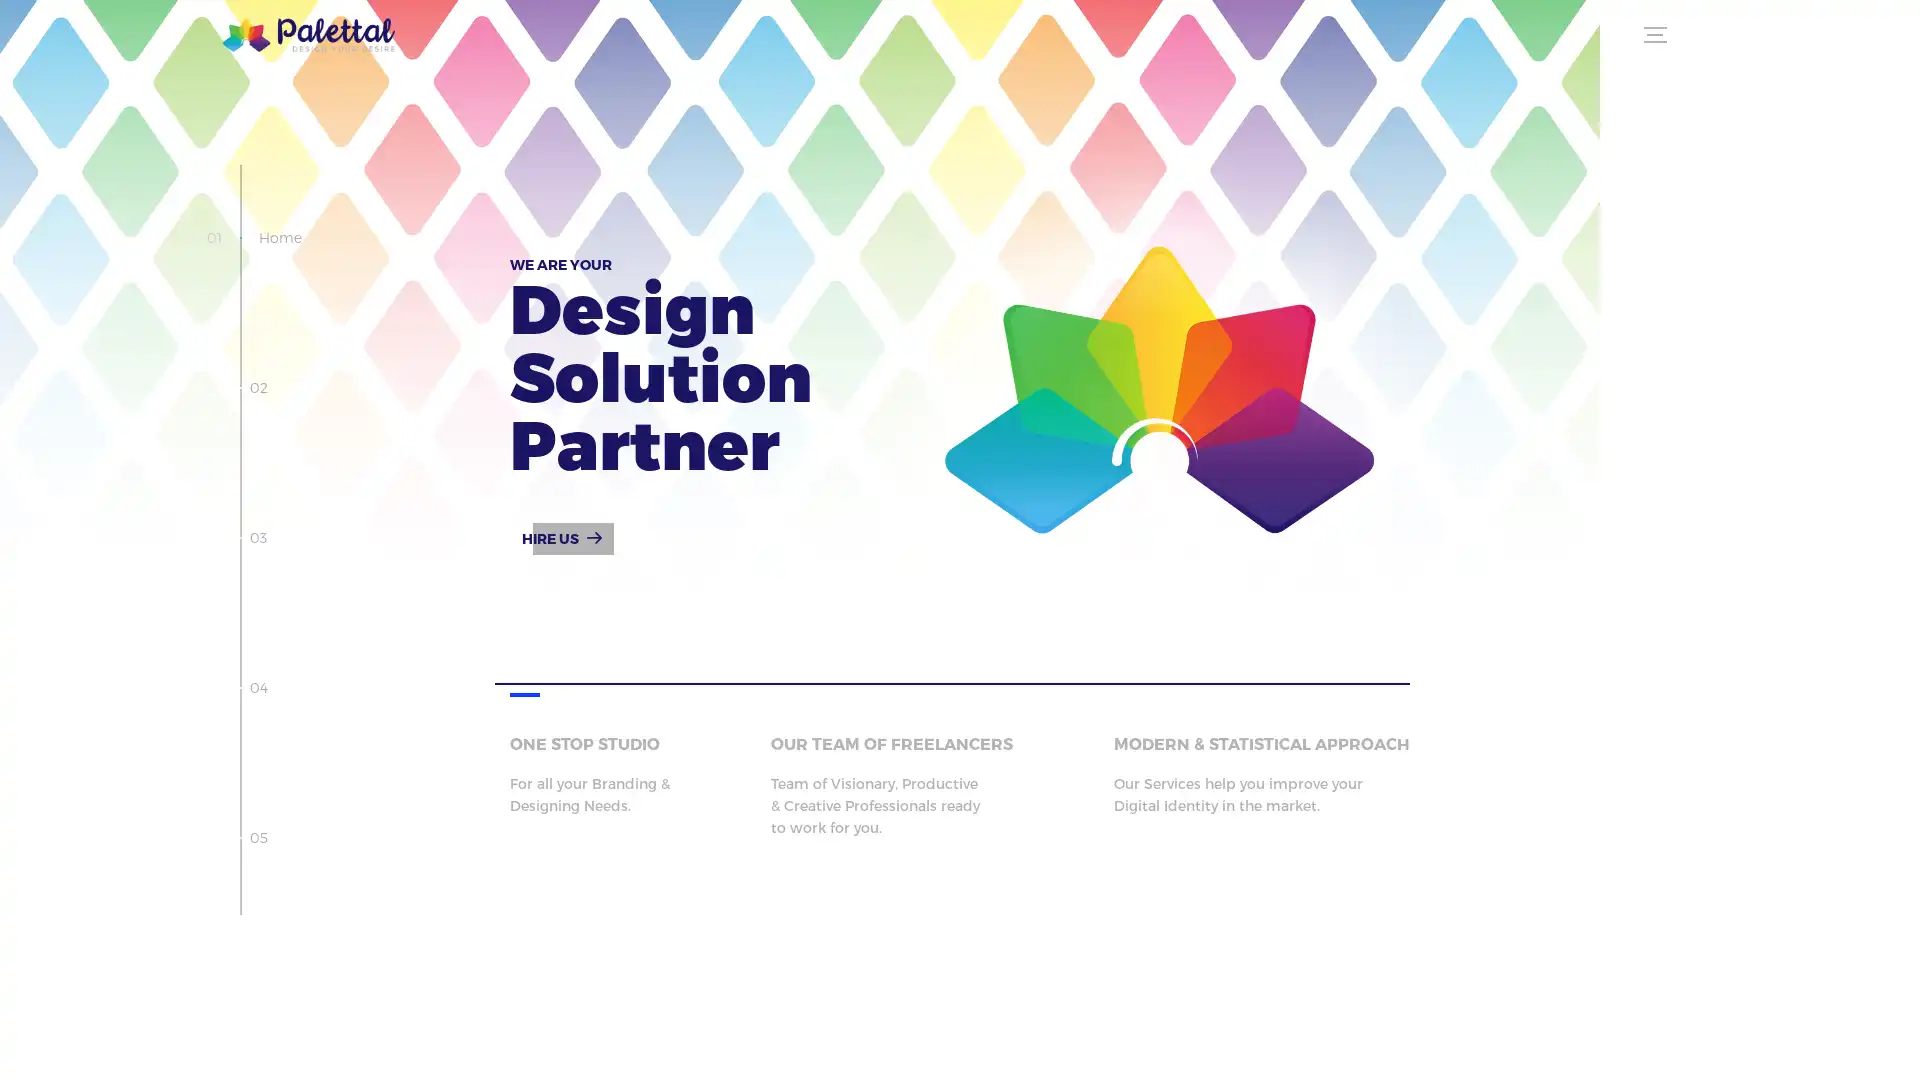 This screenshot has height=1080, width=1920. I want to click on HIRE US, so click(560, 536).